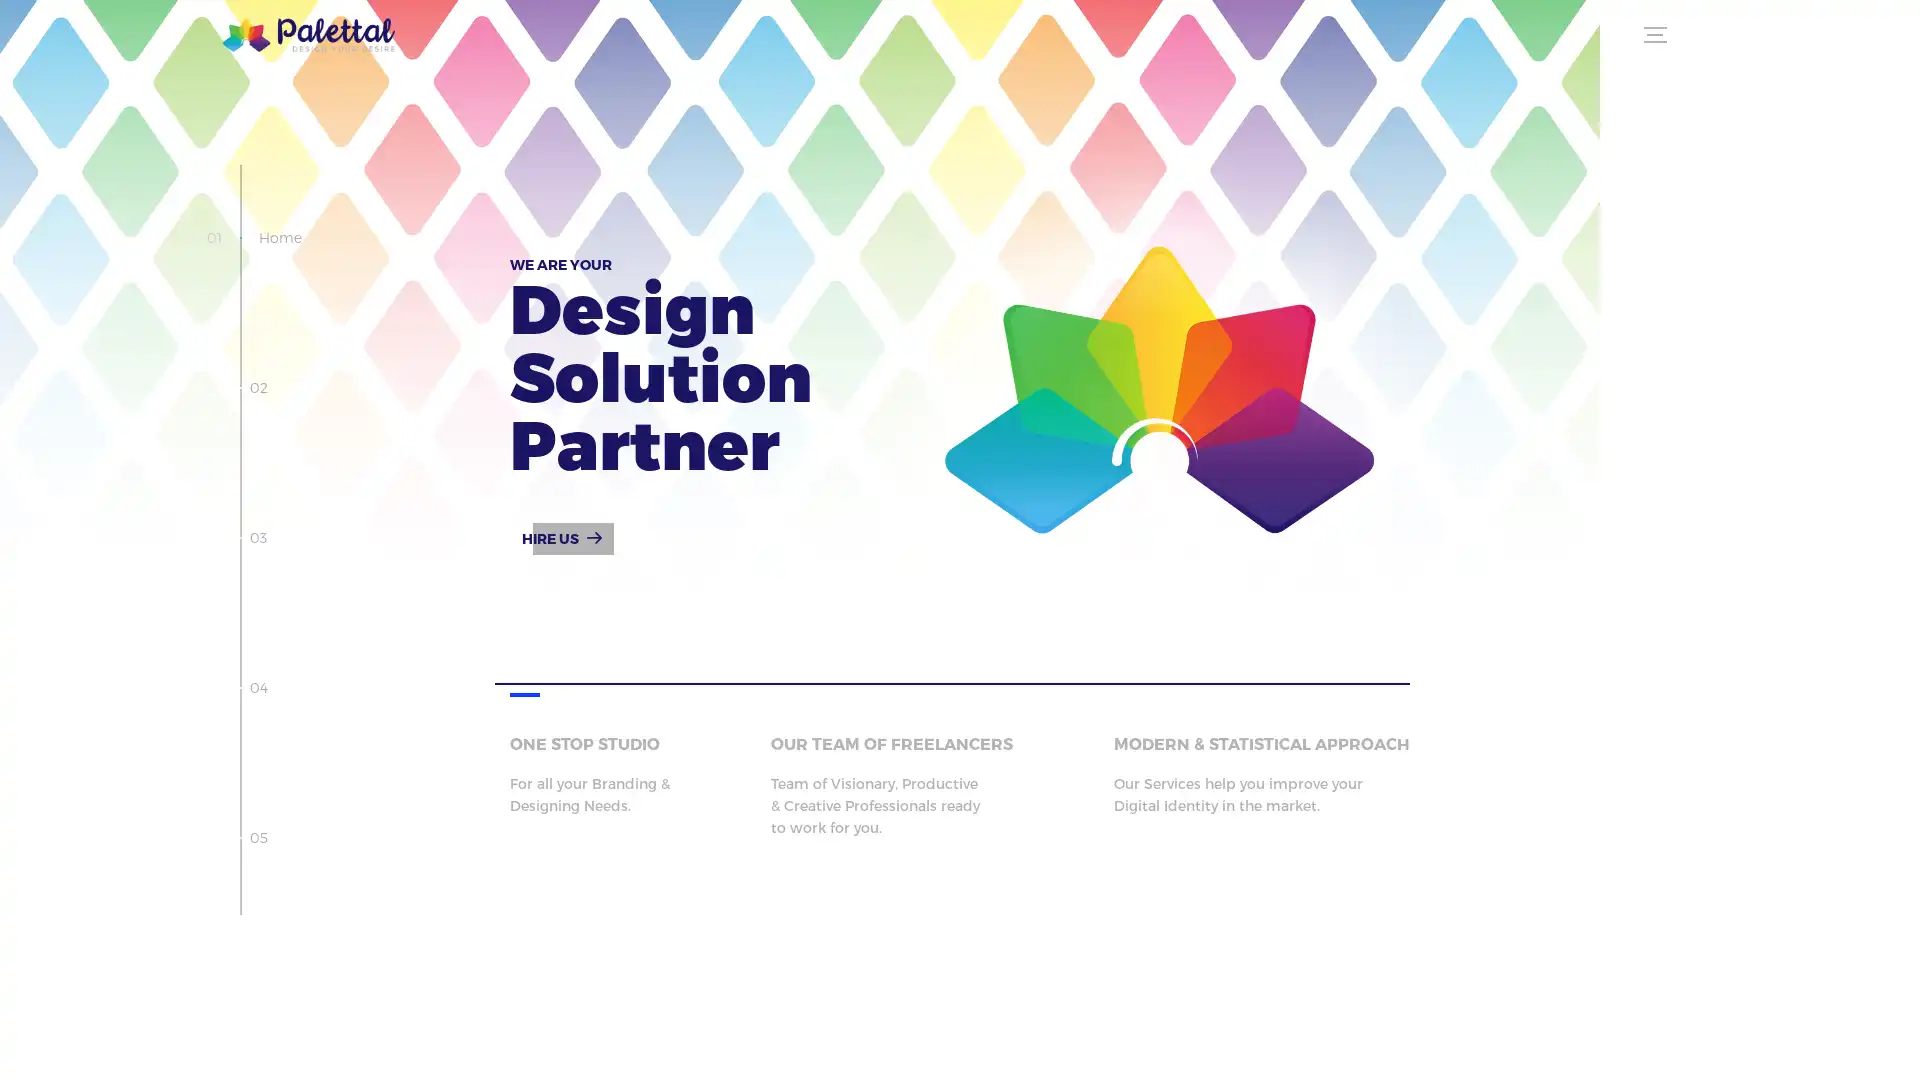 This screenshot has height=1080, width=1920. I want to click on HIRE US, so click(560, 536).